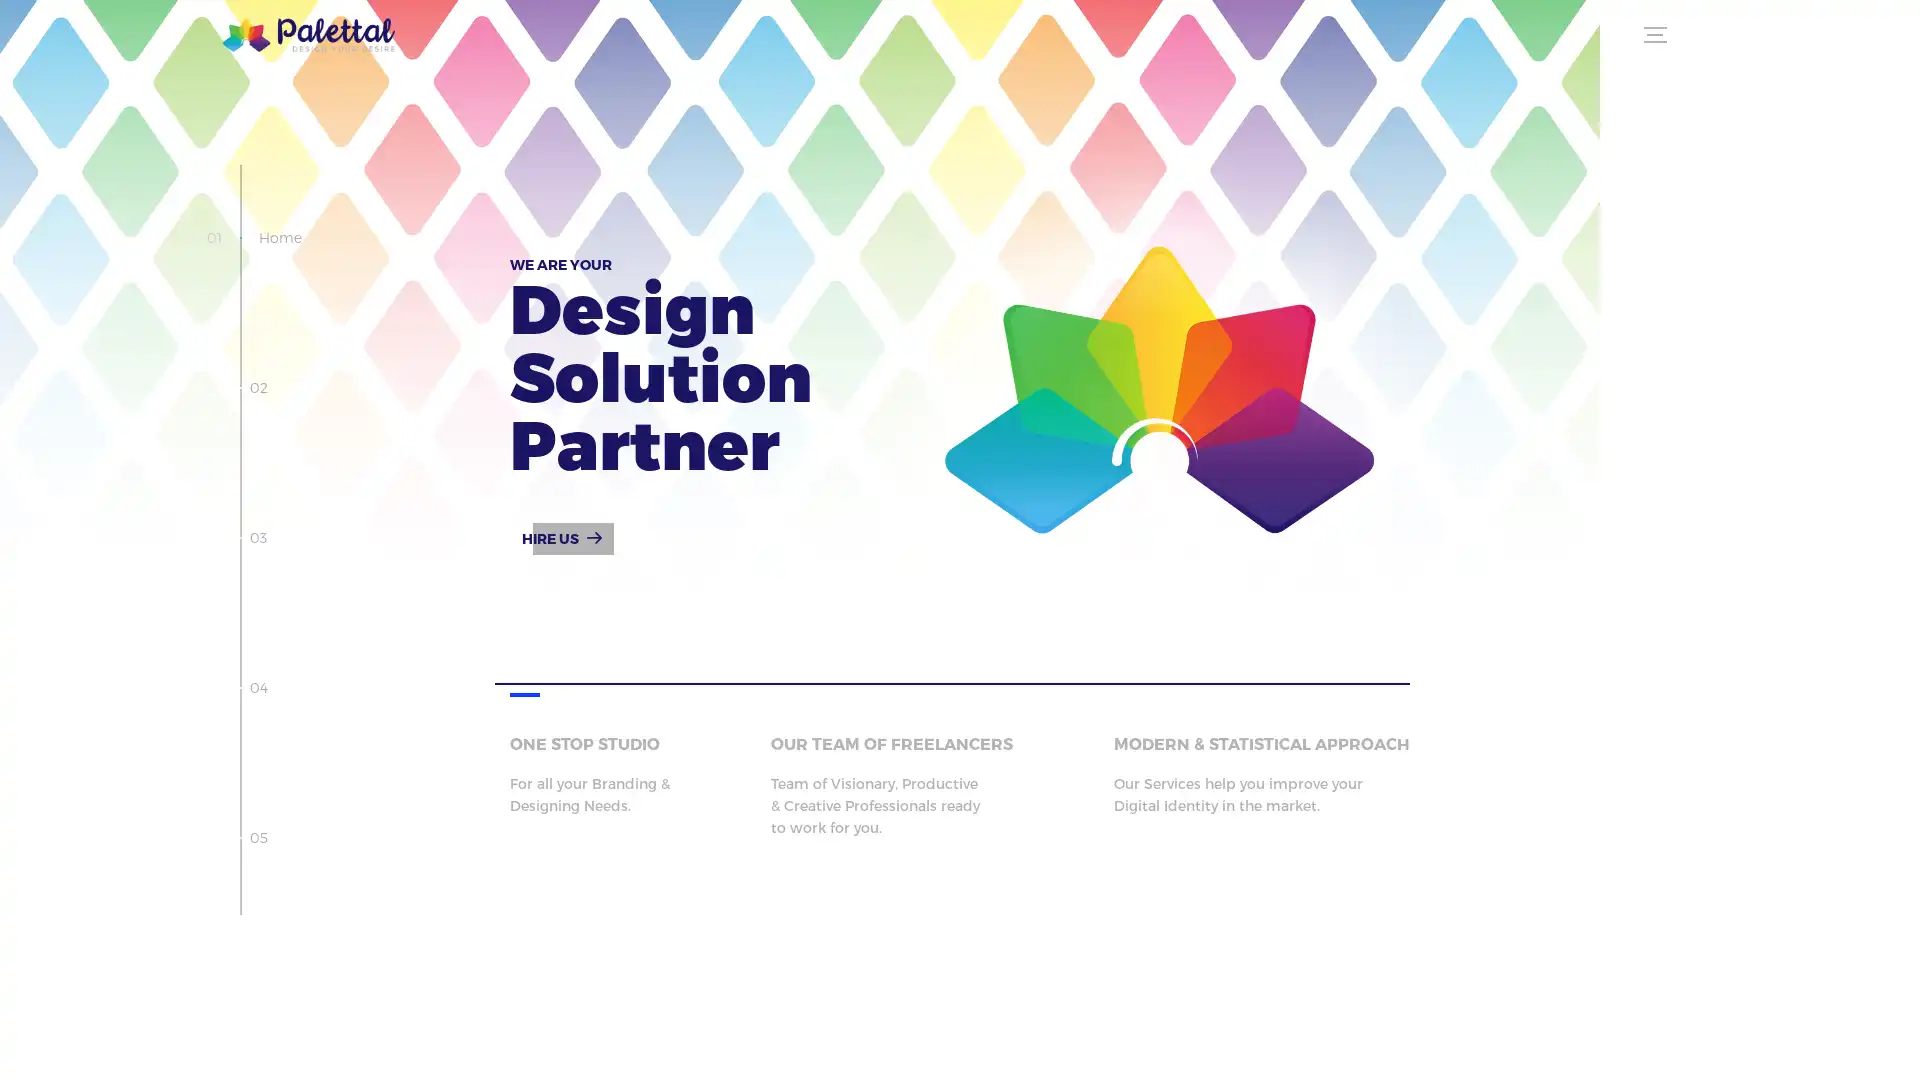 This screenshot has height=1080, width=1920. I want to click on HIRE US, so click(560, 536).